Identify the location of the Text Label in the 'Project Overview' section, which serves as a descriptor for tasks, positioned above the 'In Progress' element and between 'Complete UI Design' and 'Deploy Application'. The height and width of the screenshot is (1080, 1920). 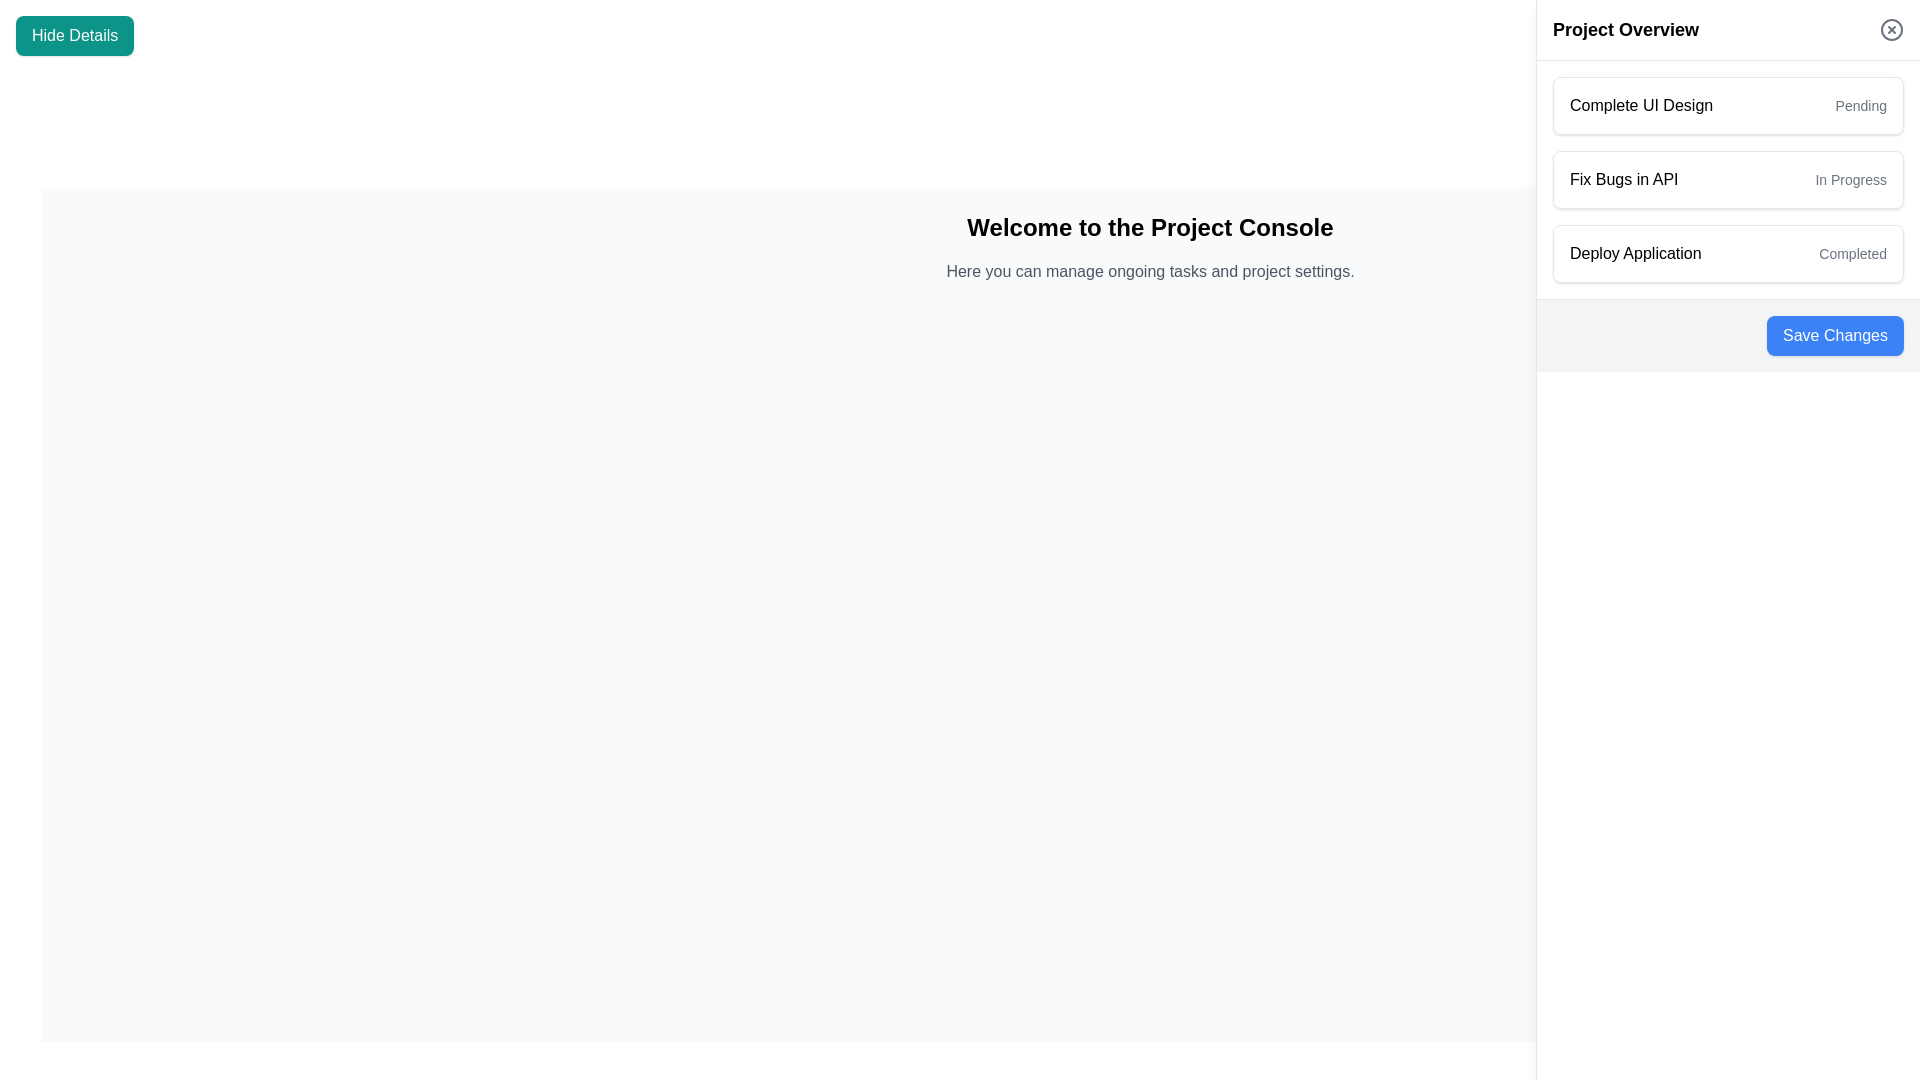
(1624, 180).